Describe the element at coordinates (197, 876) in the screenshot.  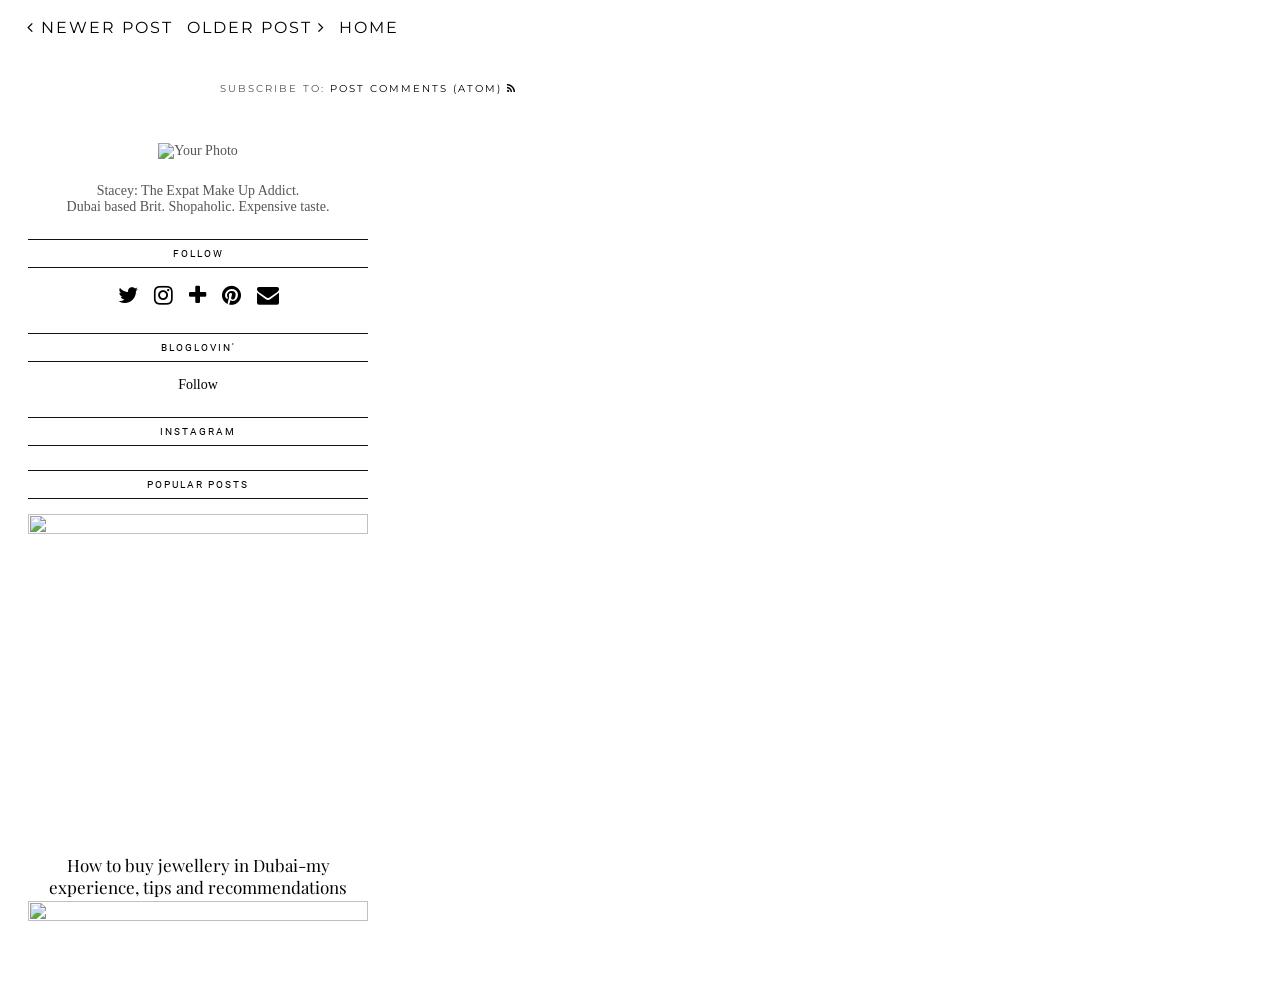
I see `'How to buy jewellery in Dubai-my experience, tips and recommendations'` at that location.